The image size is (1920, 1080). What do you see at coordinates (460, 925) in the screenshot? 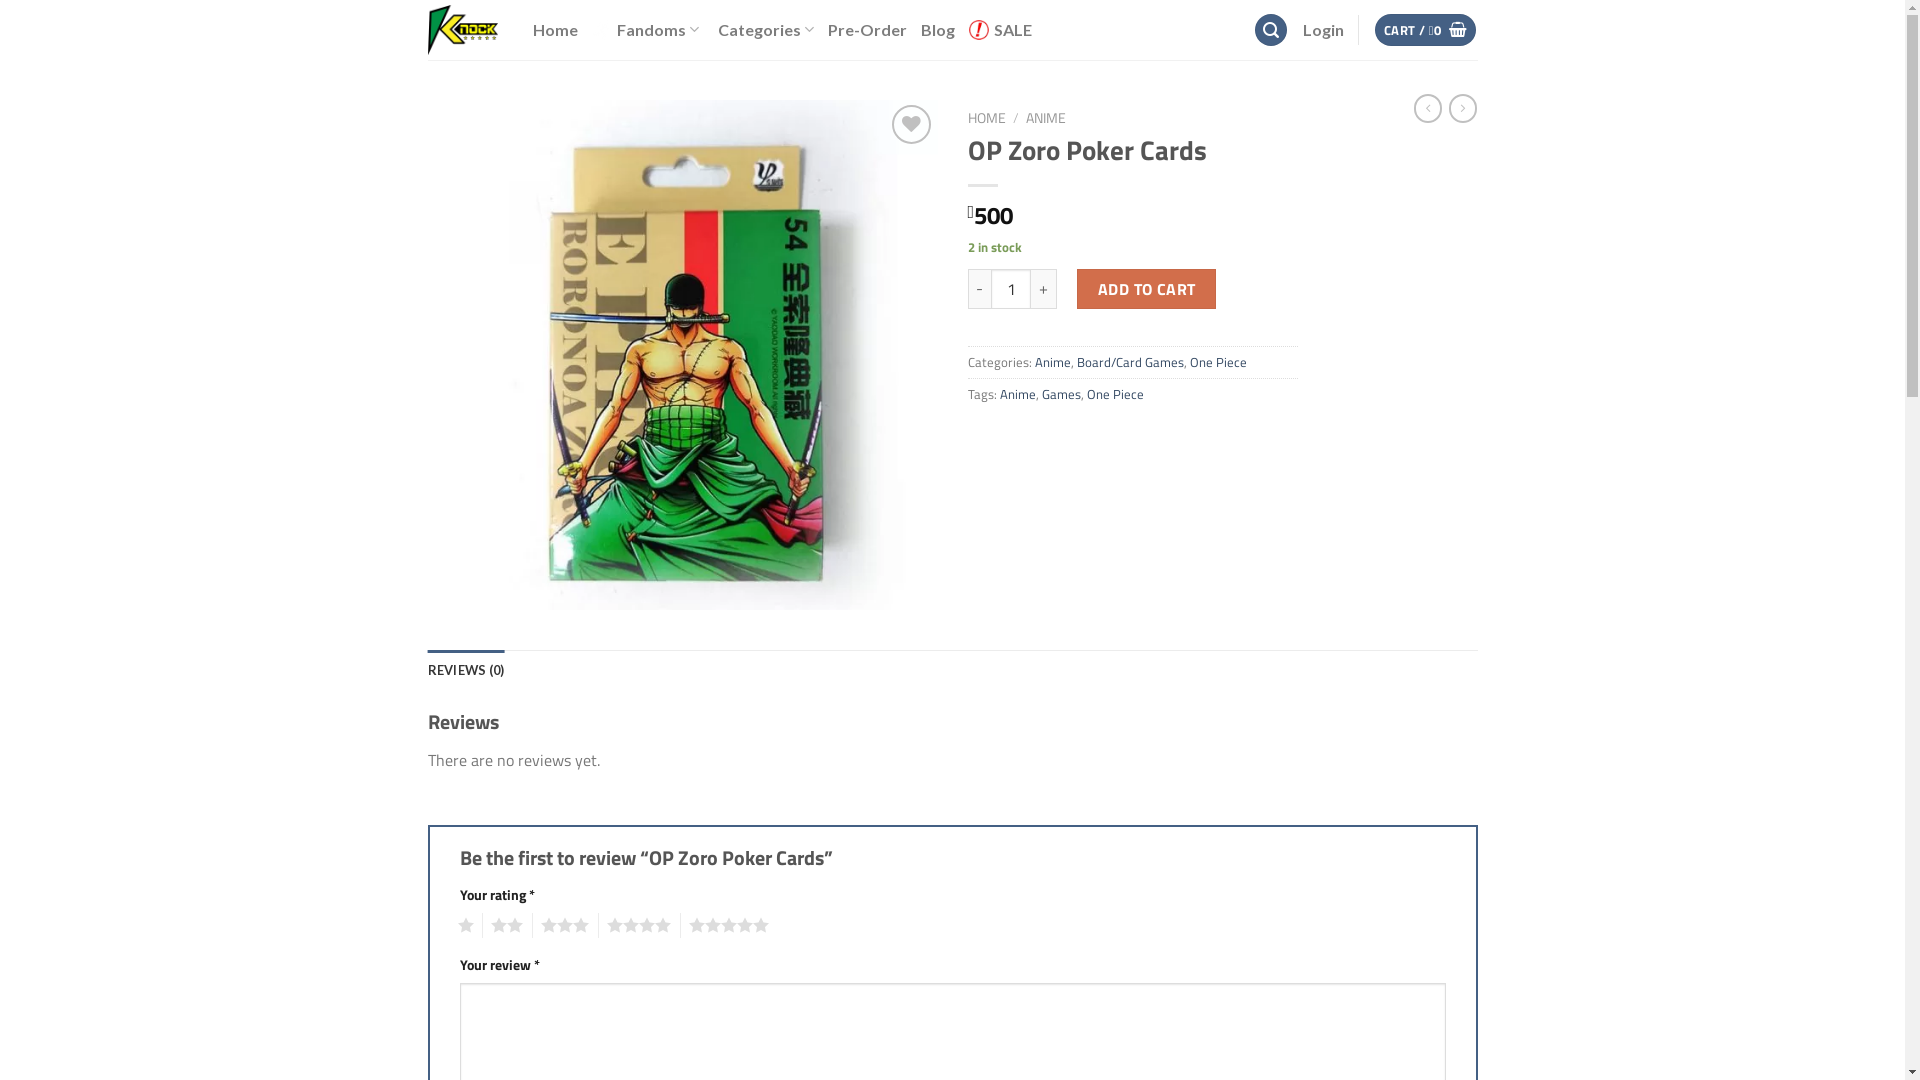
I see `'1'` at bounding box center [460, 925].